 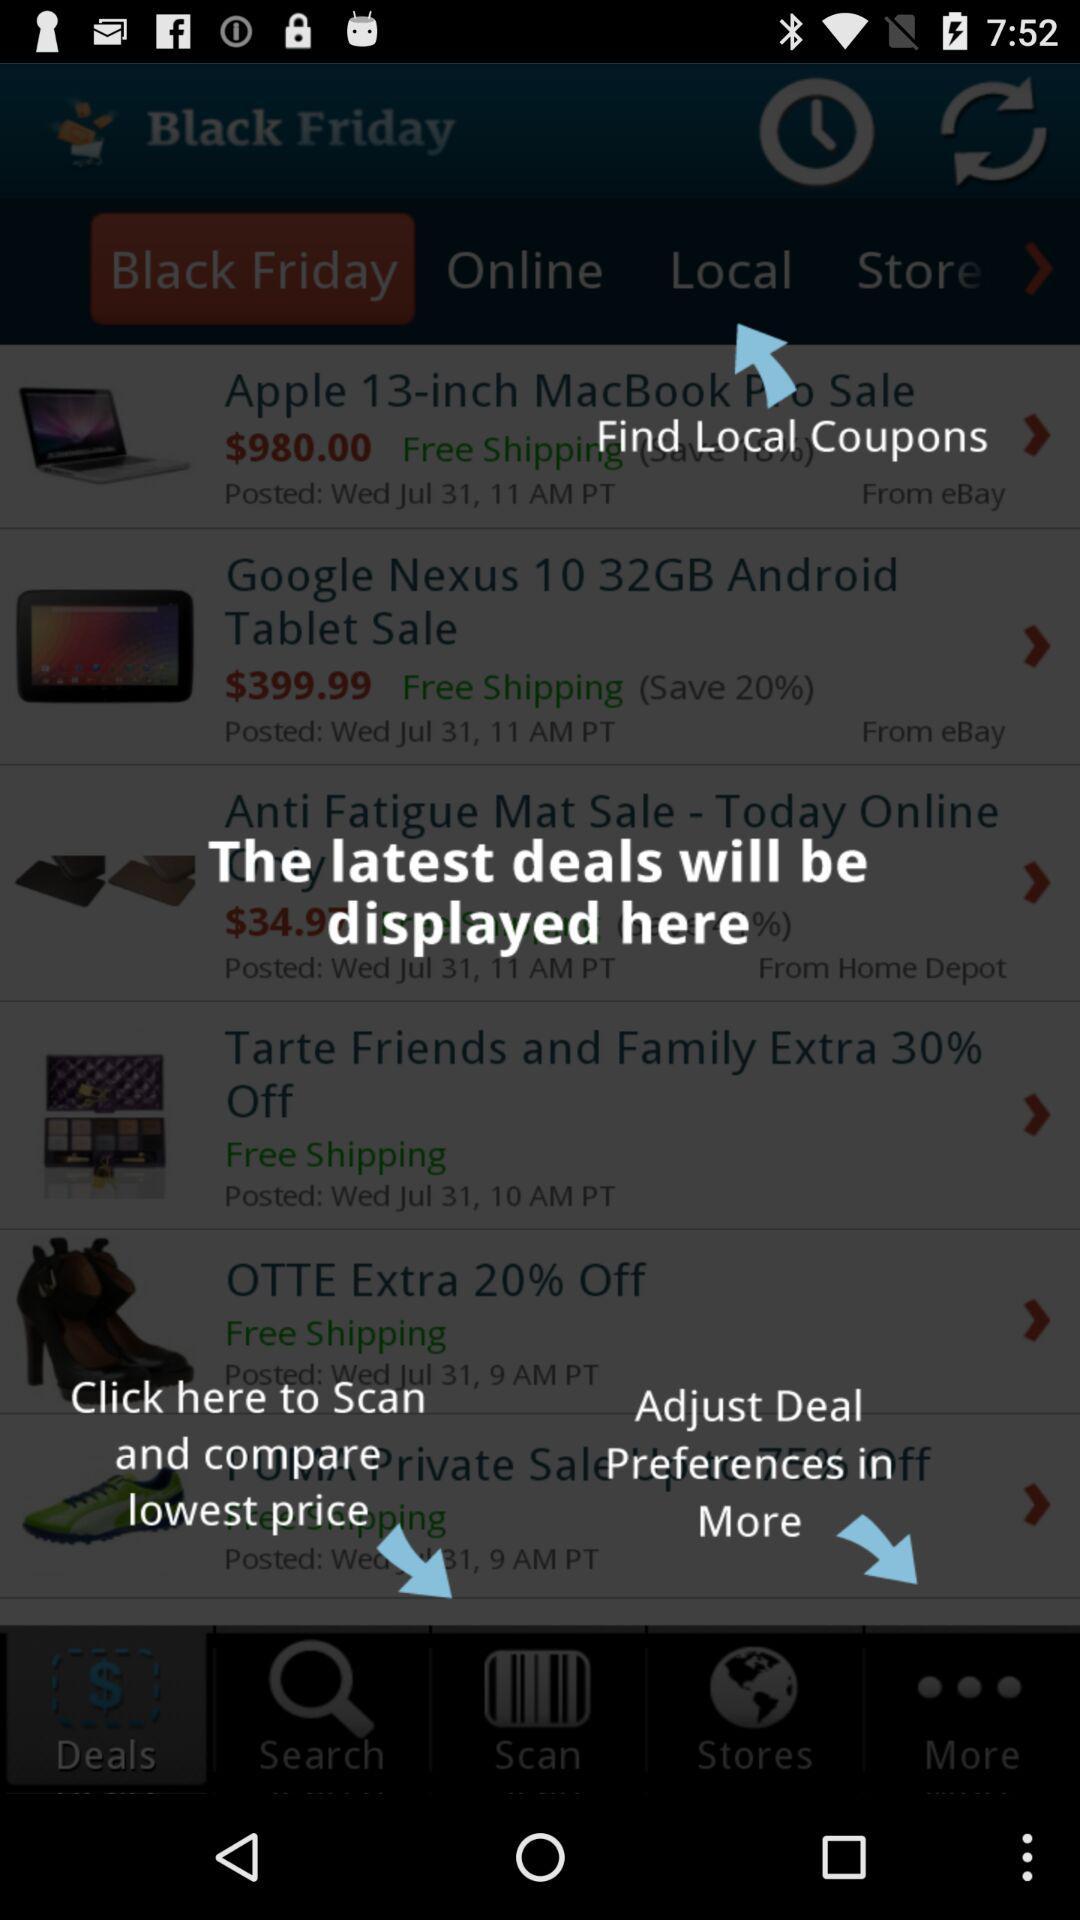 I want to click on the item at the center, so click(x=540, y=927).